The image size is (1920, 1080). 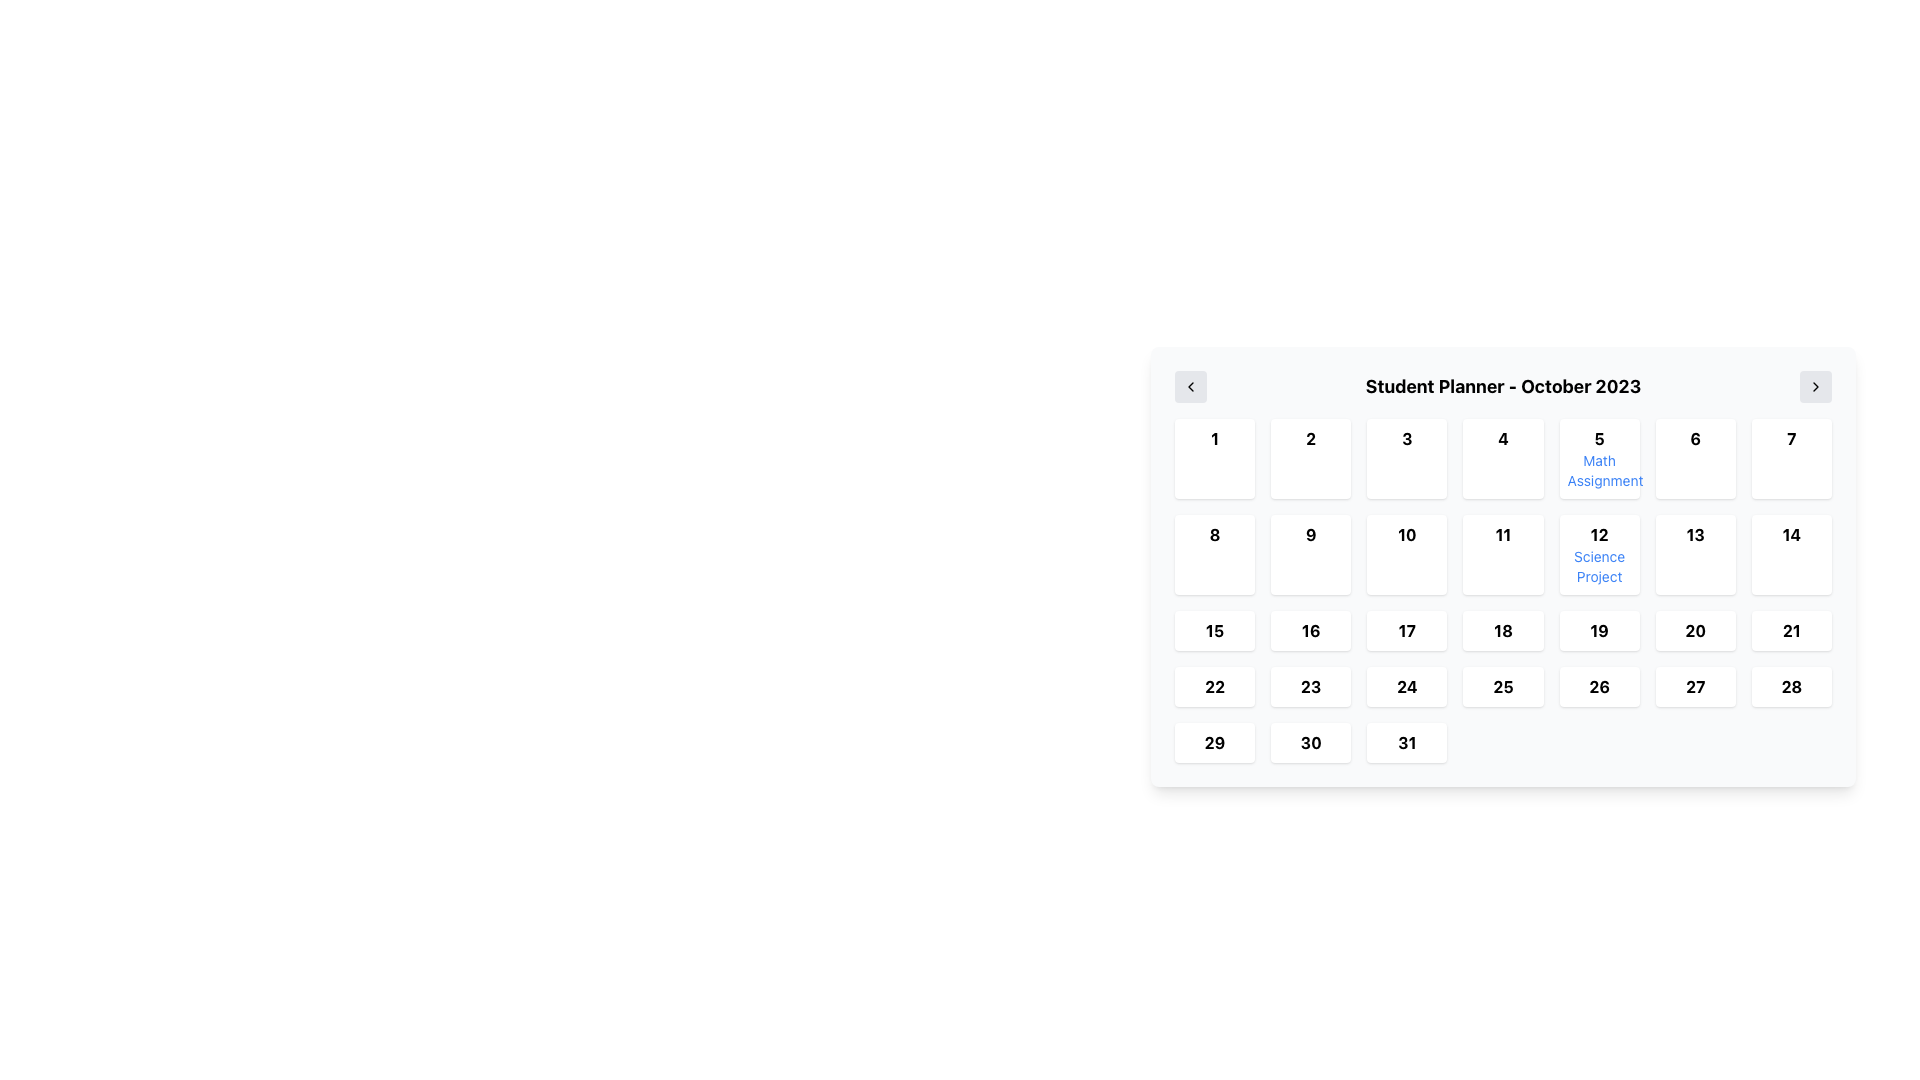 What do you see at coordinates (1598, 685) in the screenshot?
I see `the static visual element representing the date 26, which is a square-shaped box with a white background and bold black text` at bounding box center [1598, 685].